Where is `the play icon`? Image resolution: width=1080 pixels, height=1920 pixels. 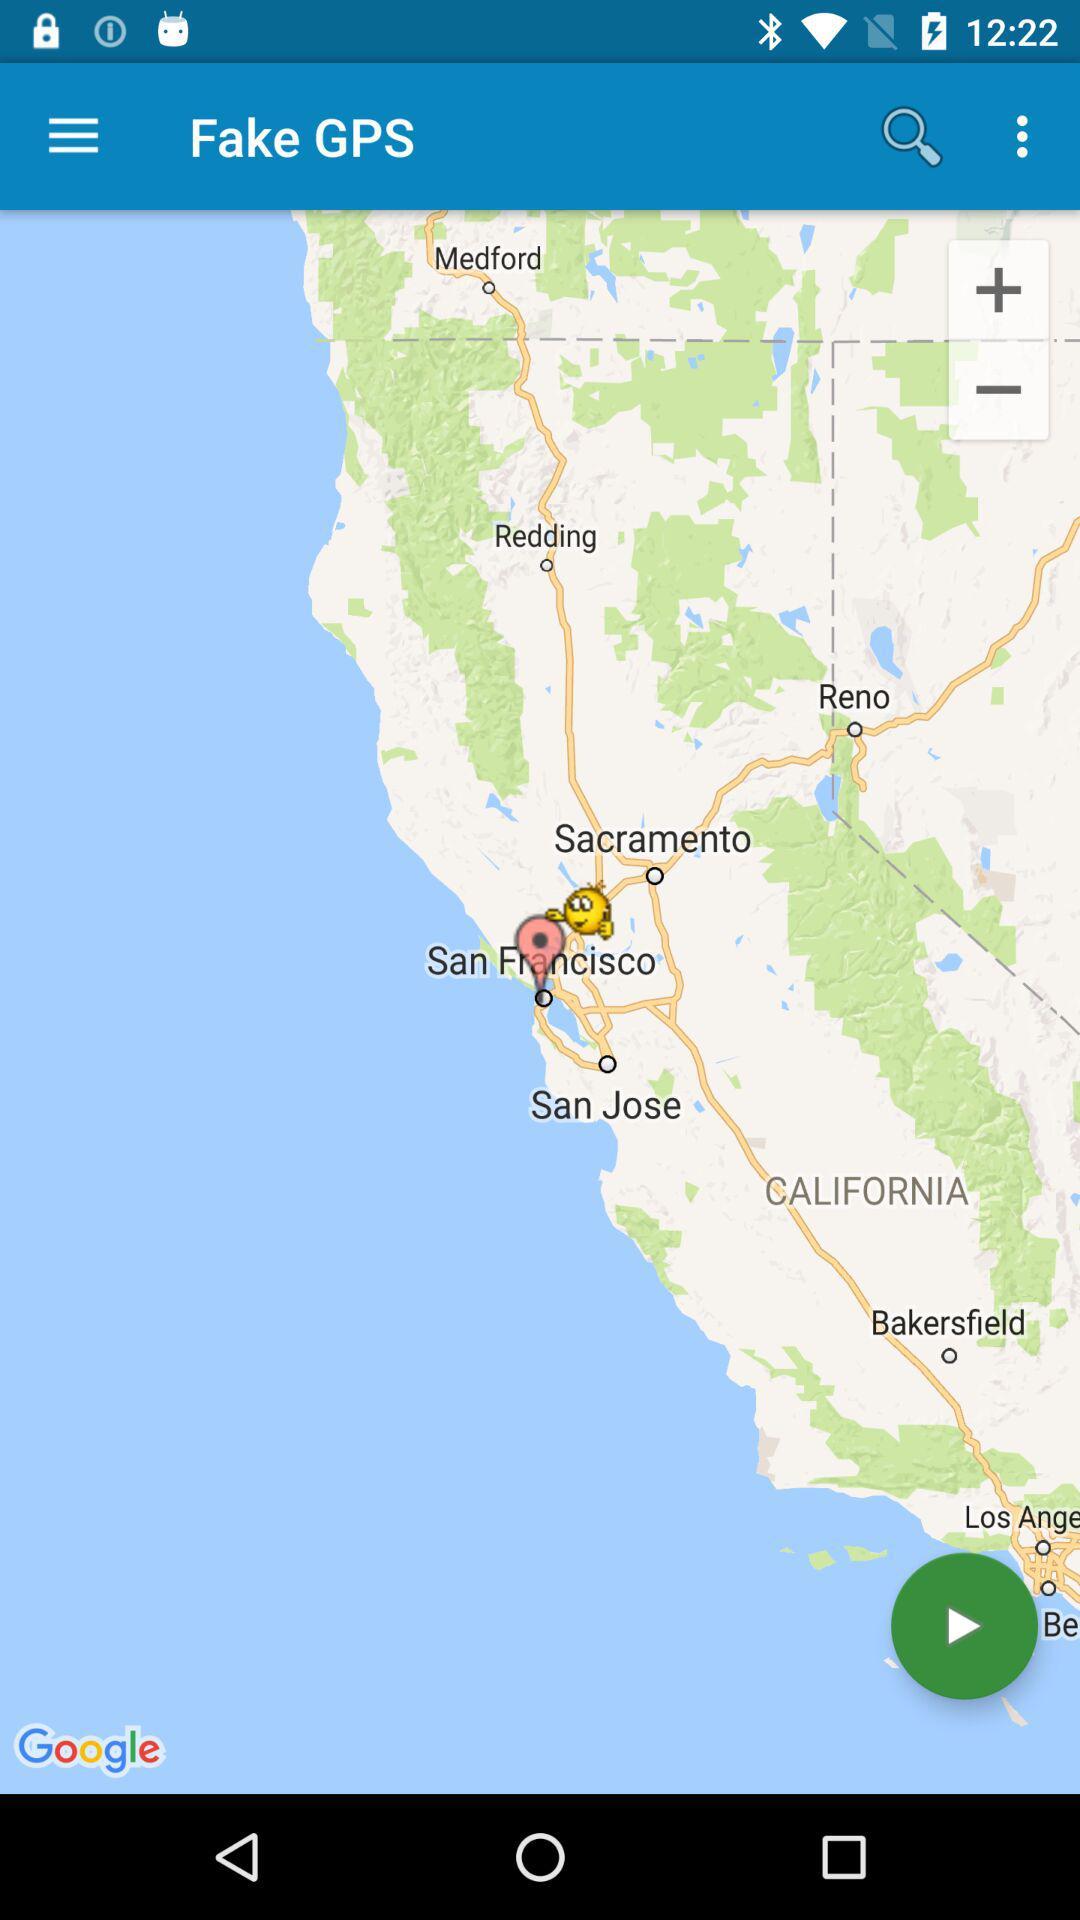 the play icon is located at coordinates (963, 1626).